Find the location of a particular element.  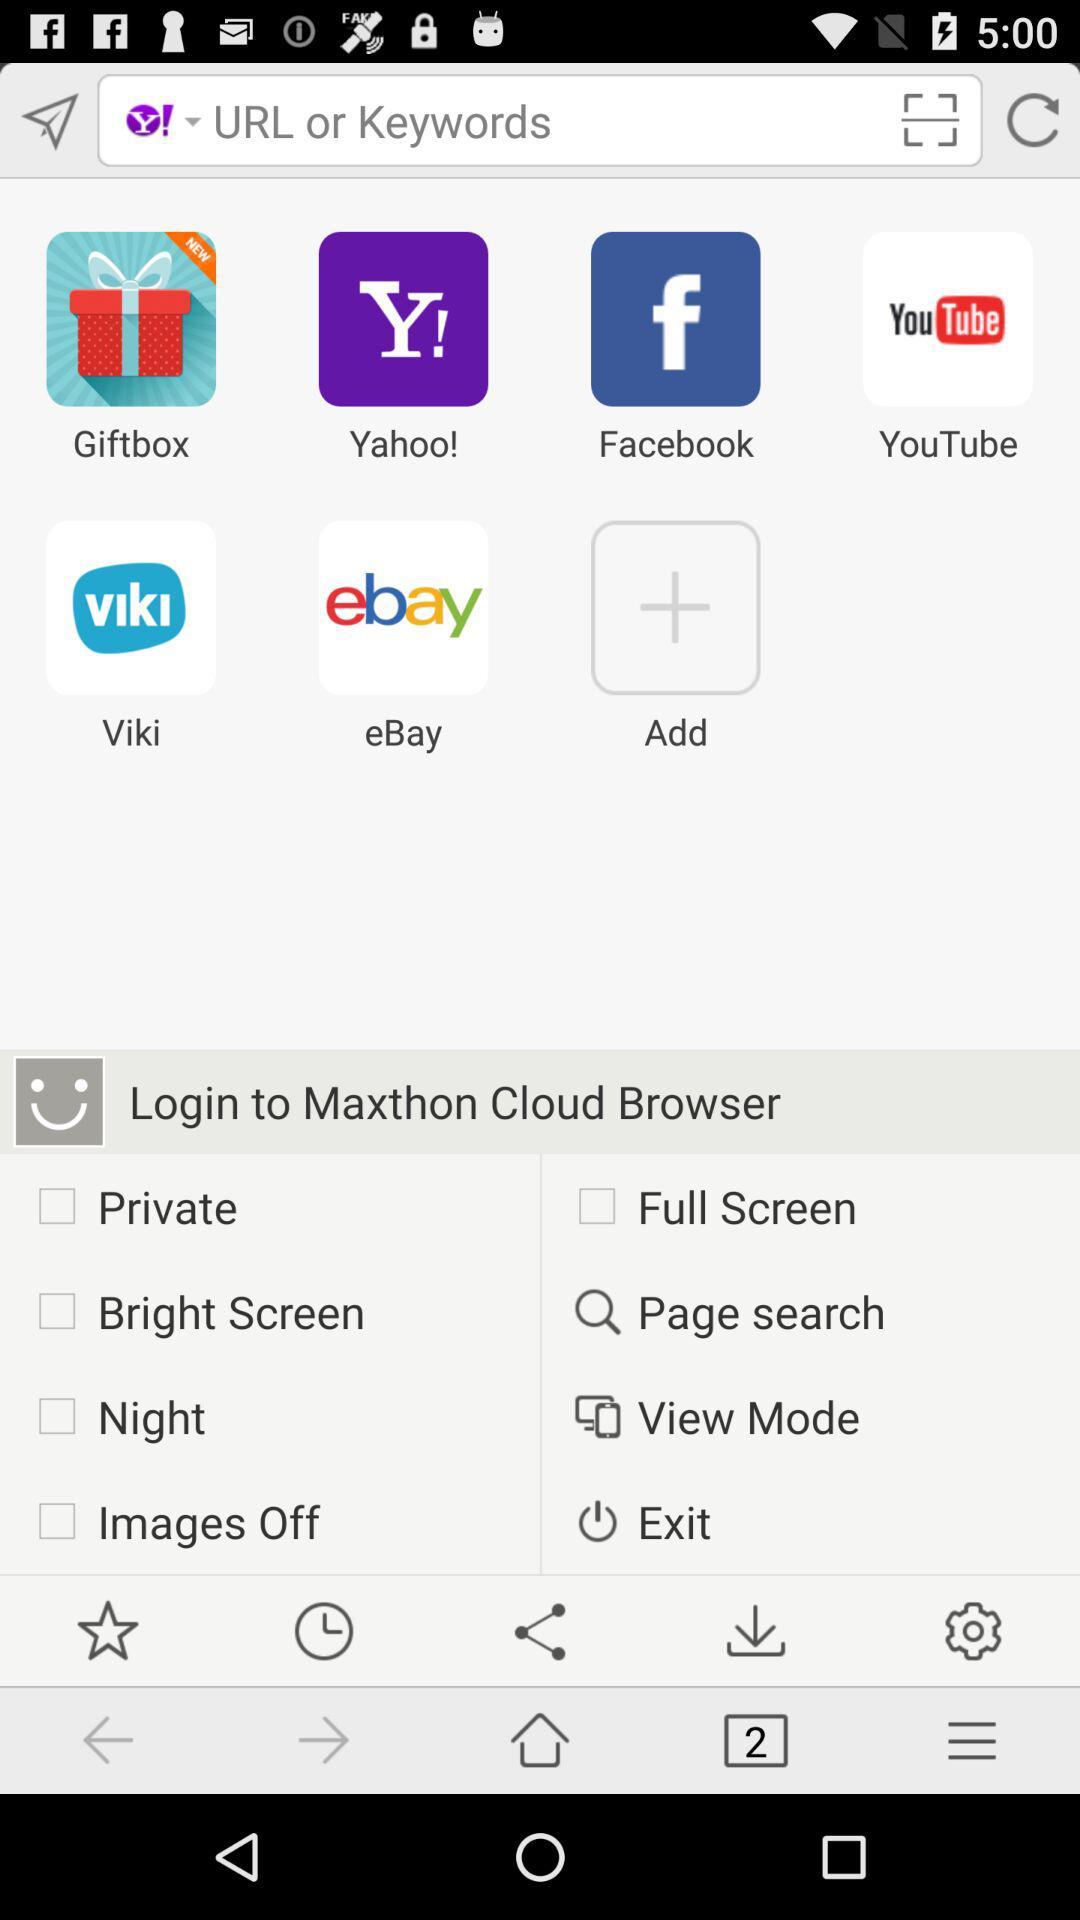

search the internet is located at coordinates (547, 119).